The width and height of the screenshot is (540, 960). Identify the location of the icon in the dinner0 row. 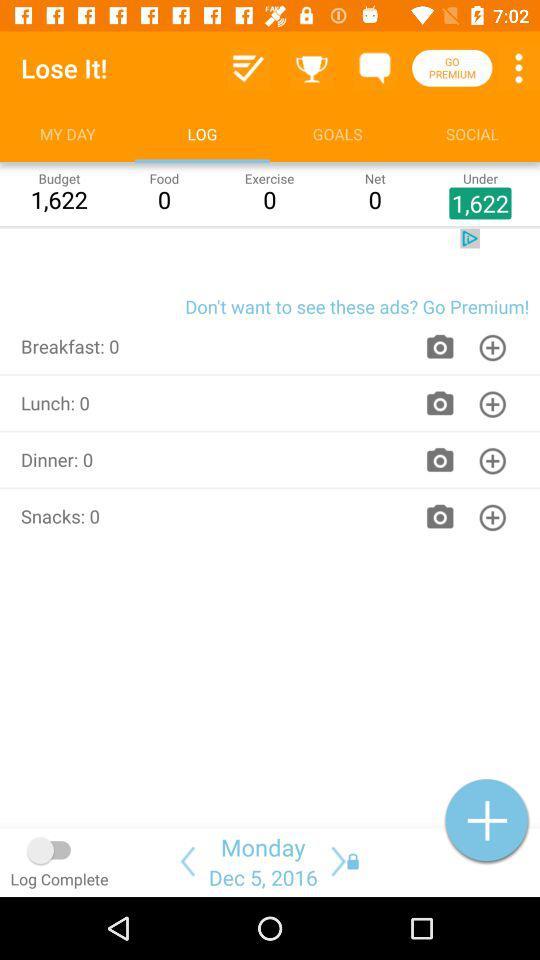
(492, 460).